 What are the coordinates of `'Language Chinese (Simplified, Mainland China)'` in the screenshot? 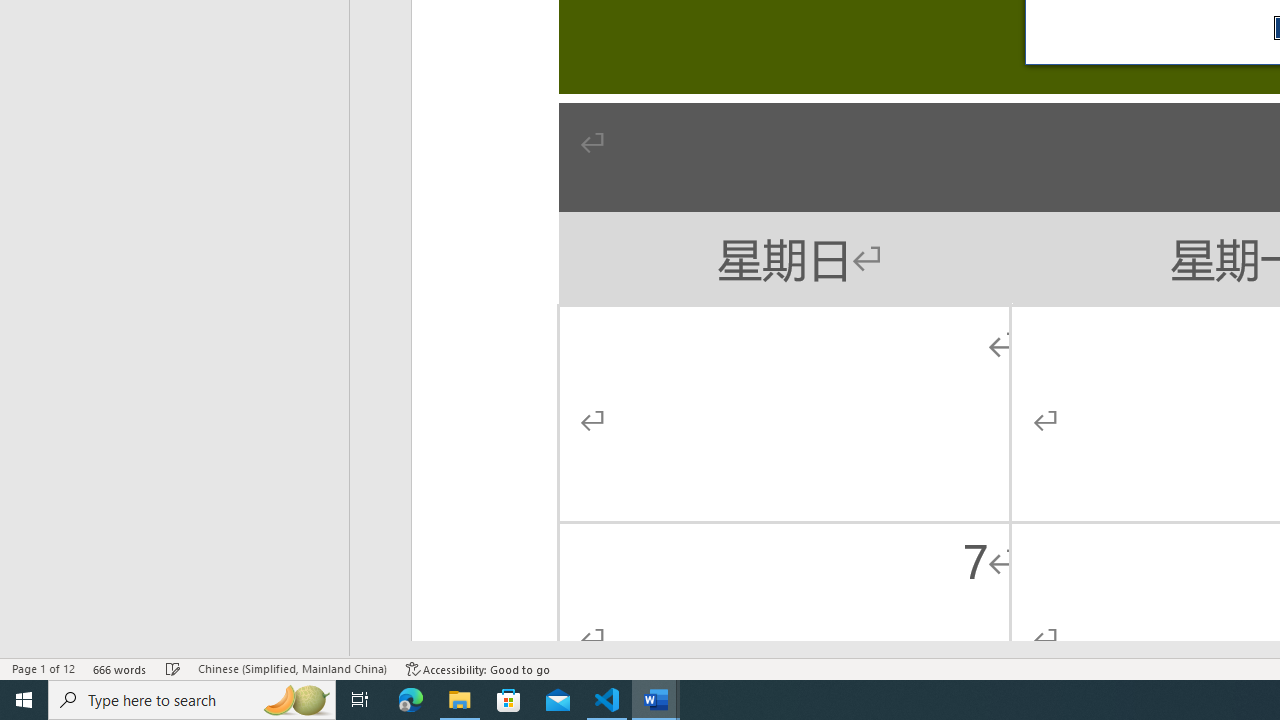 It's located at (291, 669).